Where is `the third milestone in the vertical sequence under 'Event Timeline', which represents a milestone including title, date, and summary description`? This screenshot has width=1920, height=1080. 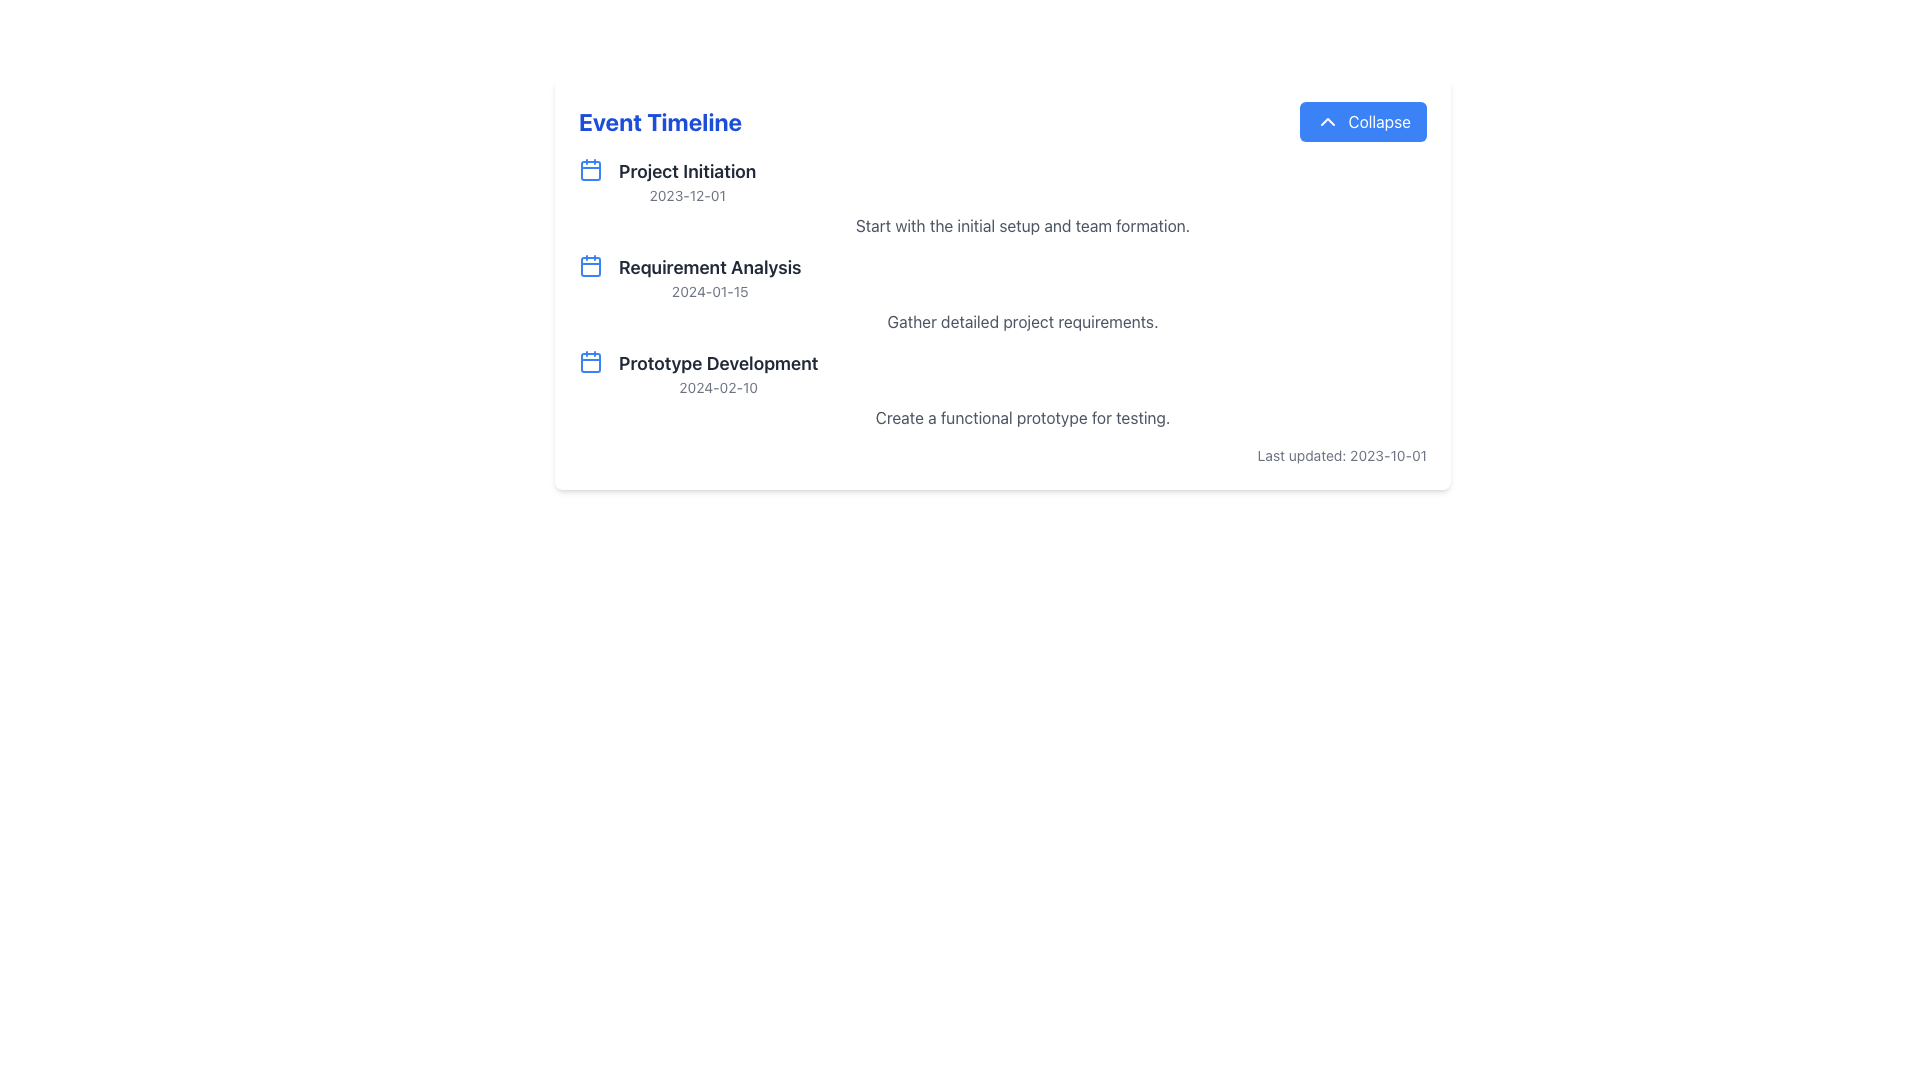
the third milestone in the vertical sequence under 'Event Timeline', which represents a milestone including title, date, and summary description is located at coordinates (1003, 389).